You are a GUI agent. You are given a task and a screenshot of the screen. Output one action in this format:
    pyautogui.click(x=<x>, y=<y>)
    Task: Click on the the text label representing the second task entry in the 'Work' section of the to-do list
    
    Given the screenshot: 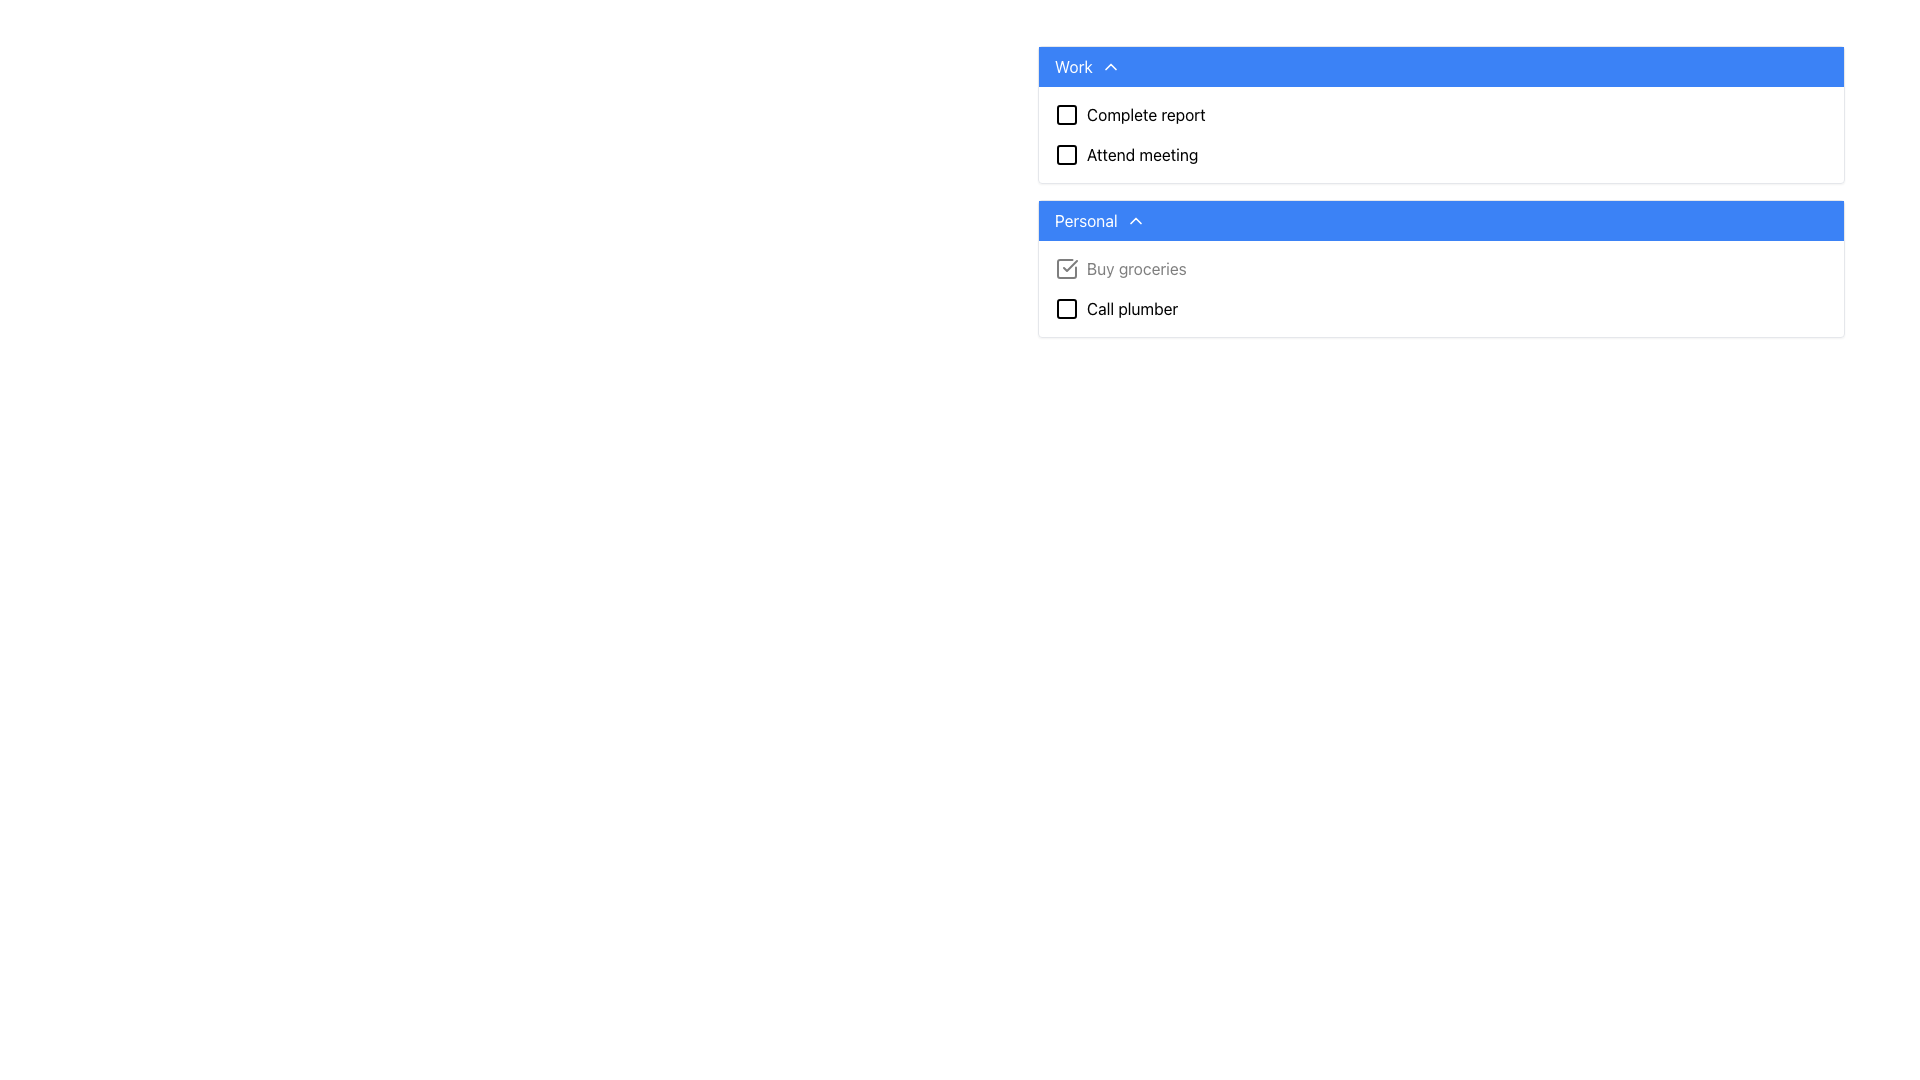 What is the action you would take?
    pyautogui.click(x=1142, y=153)
    